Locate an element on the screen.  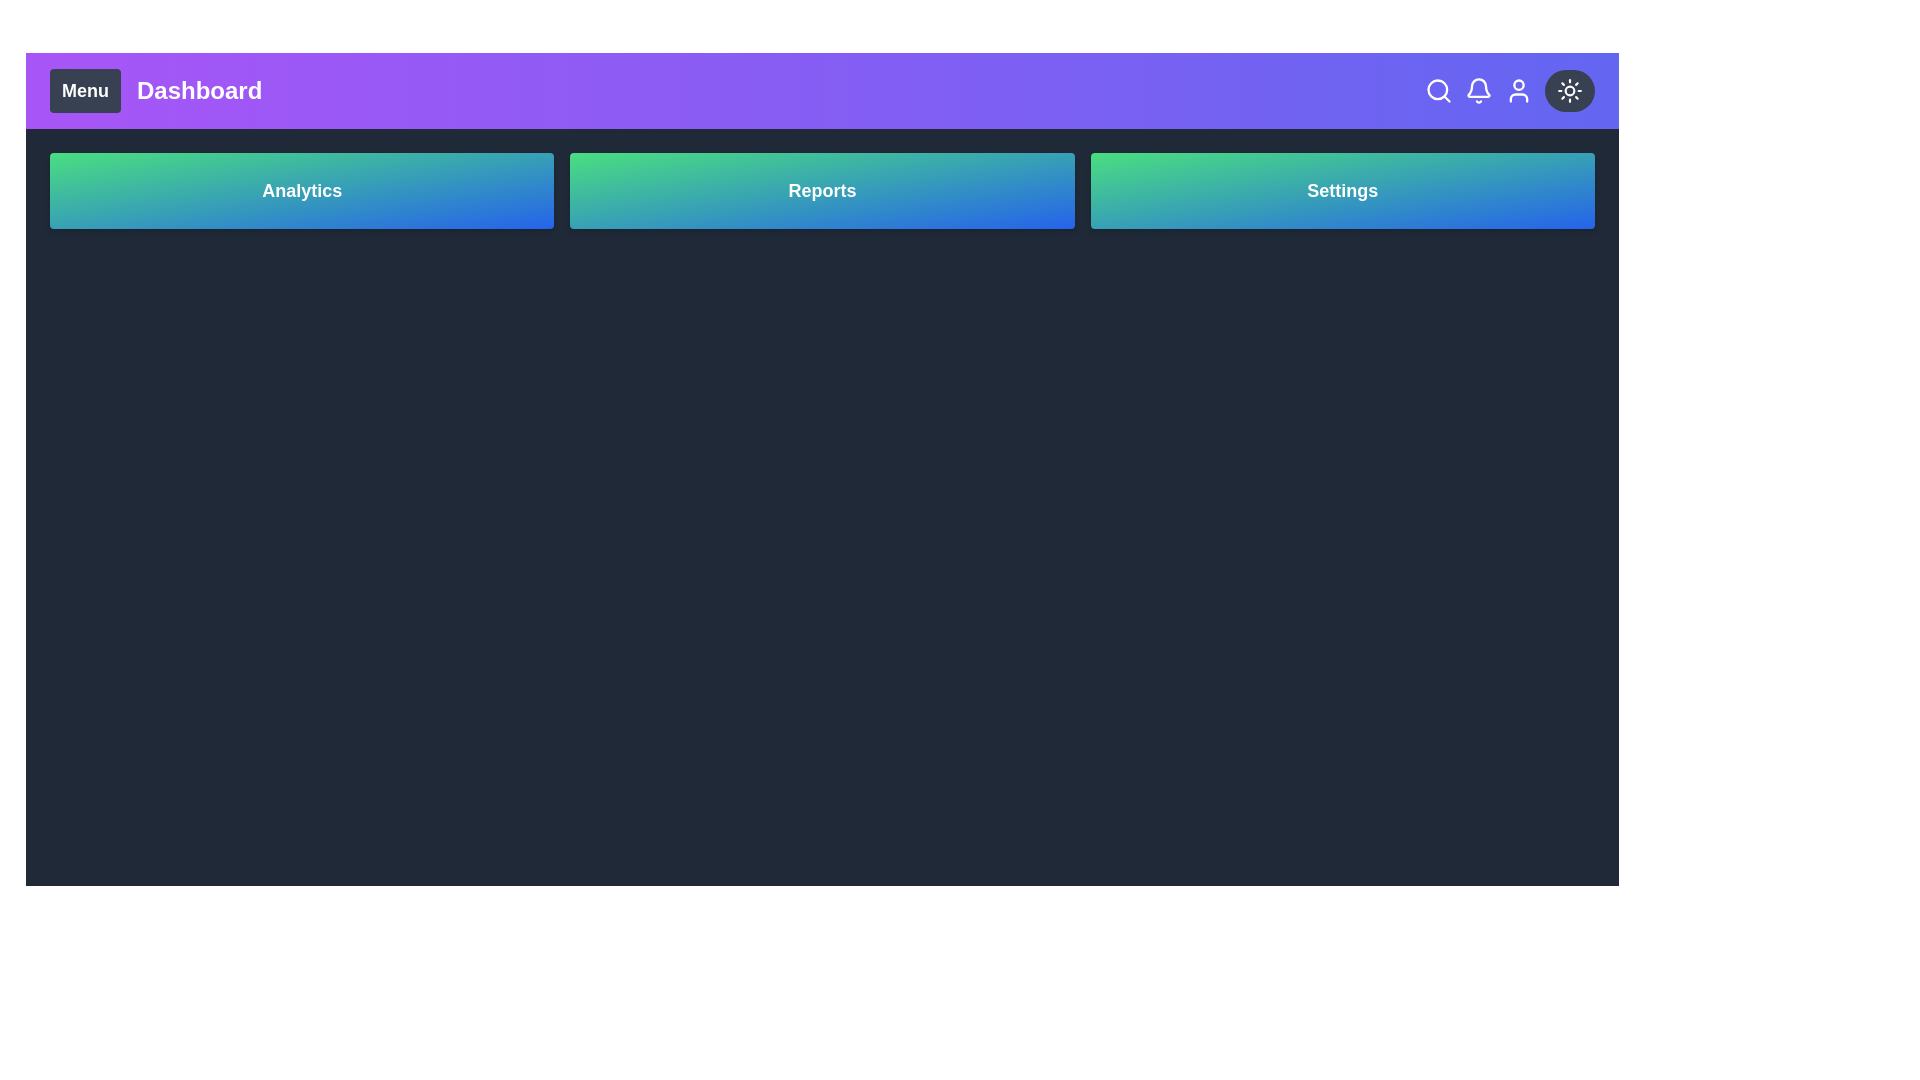
the menu button to toggle the menu is located at coordinates (84, 91).